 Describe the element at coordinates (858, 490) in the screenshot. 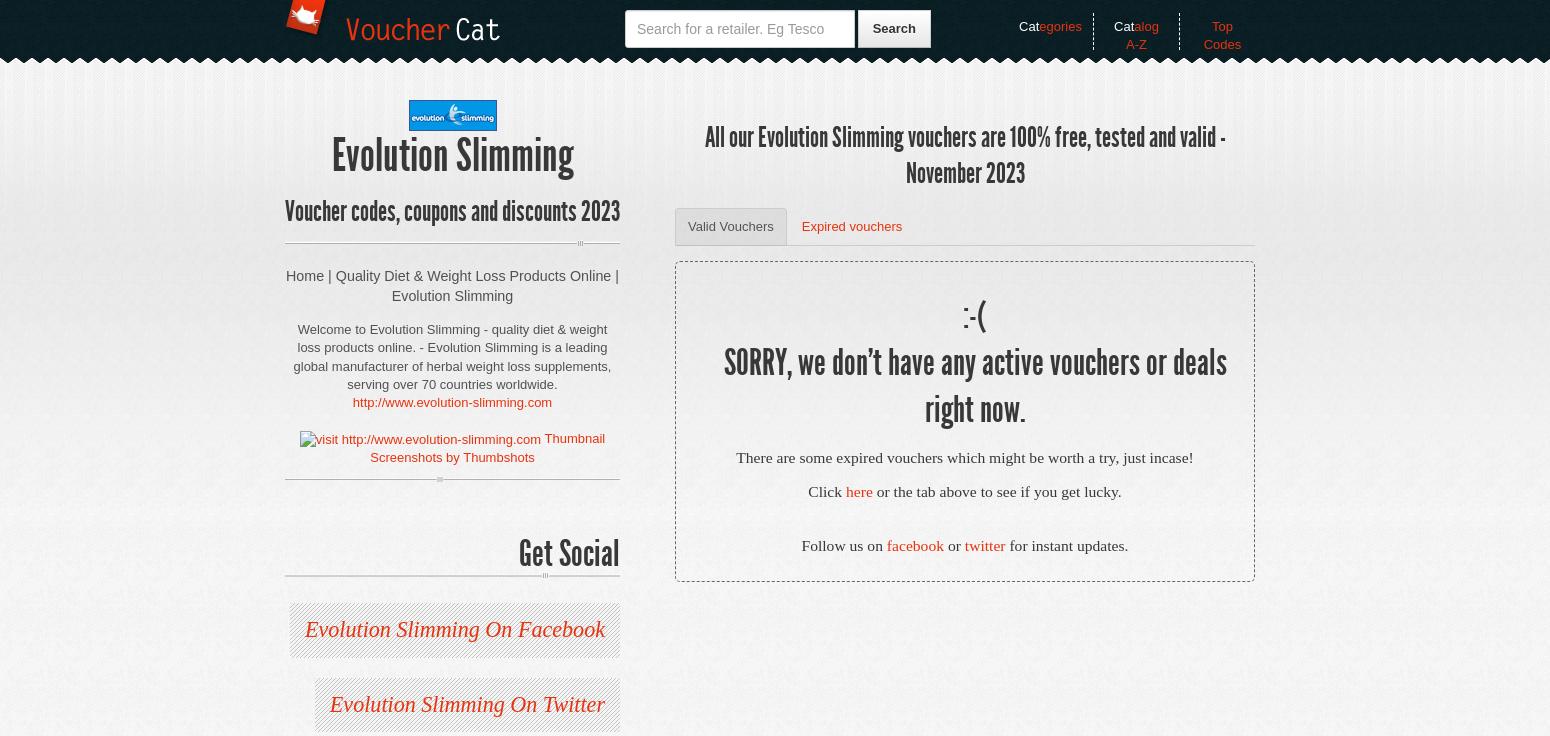

I see `'here'` at that location.